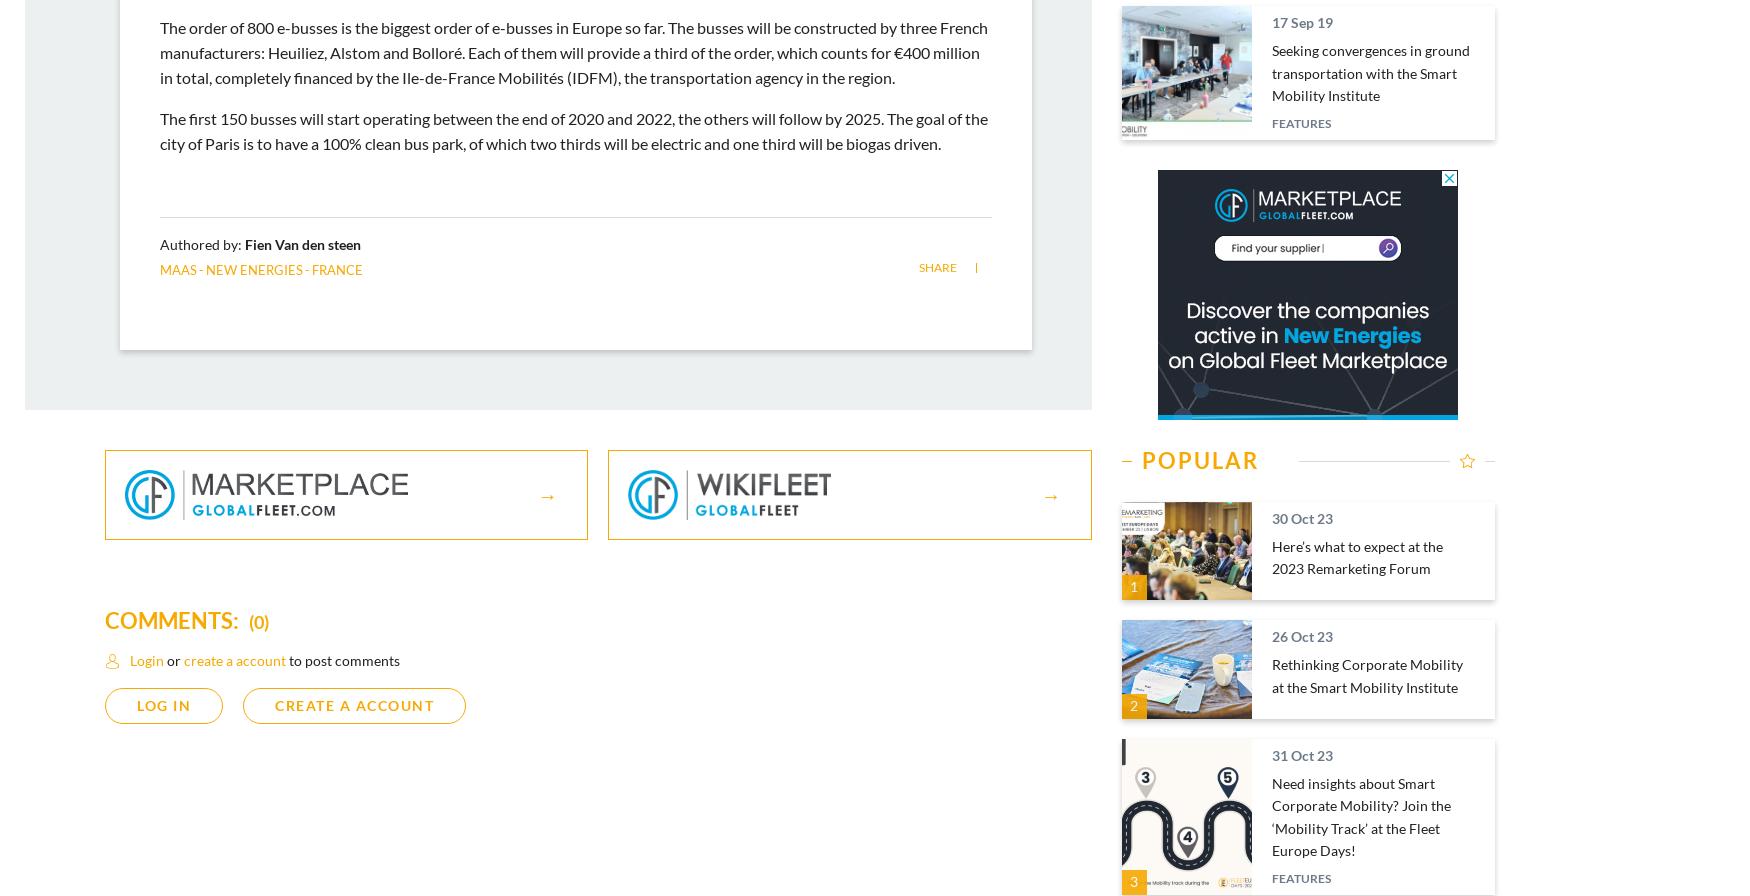 The image size is (1750, 896). Describe the element at coordinates (202, 243) in the screenshot. I see `'Authored by:'` at that location.